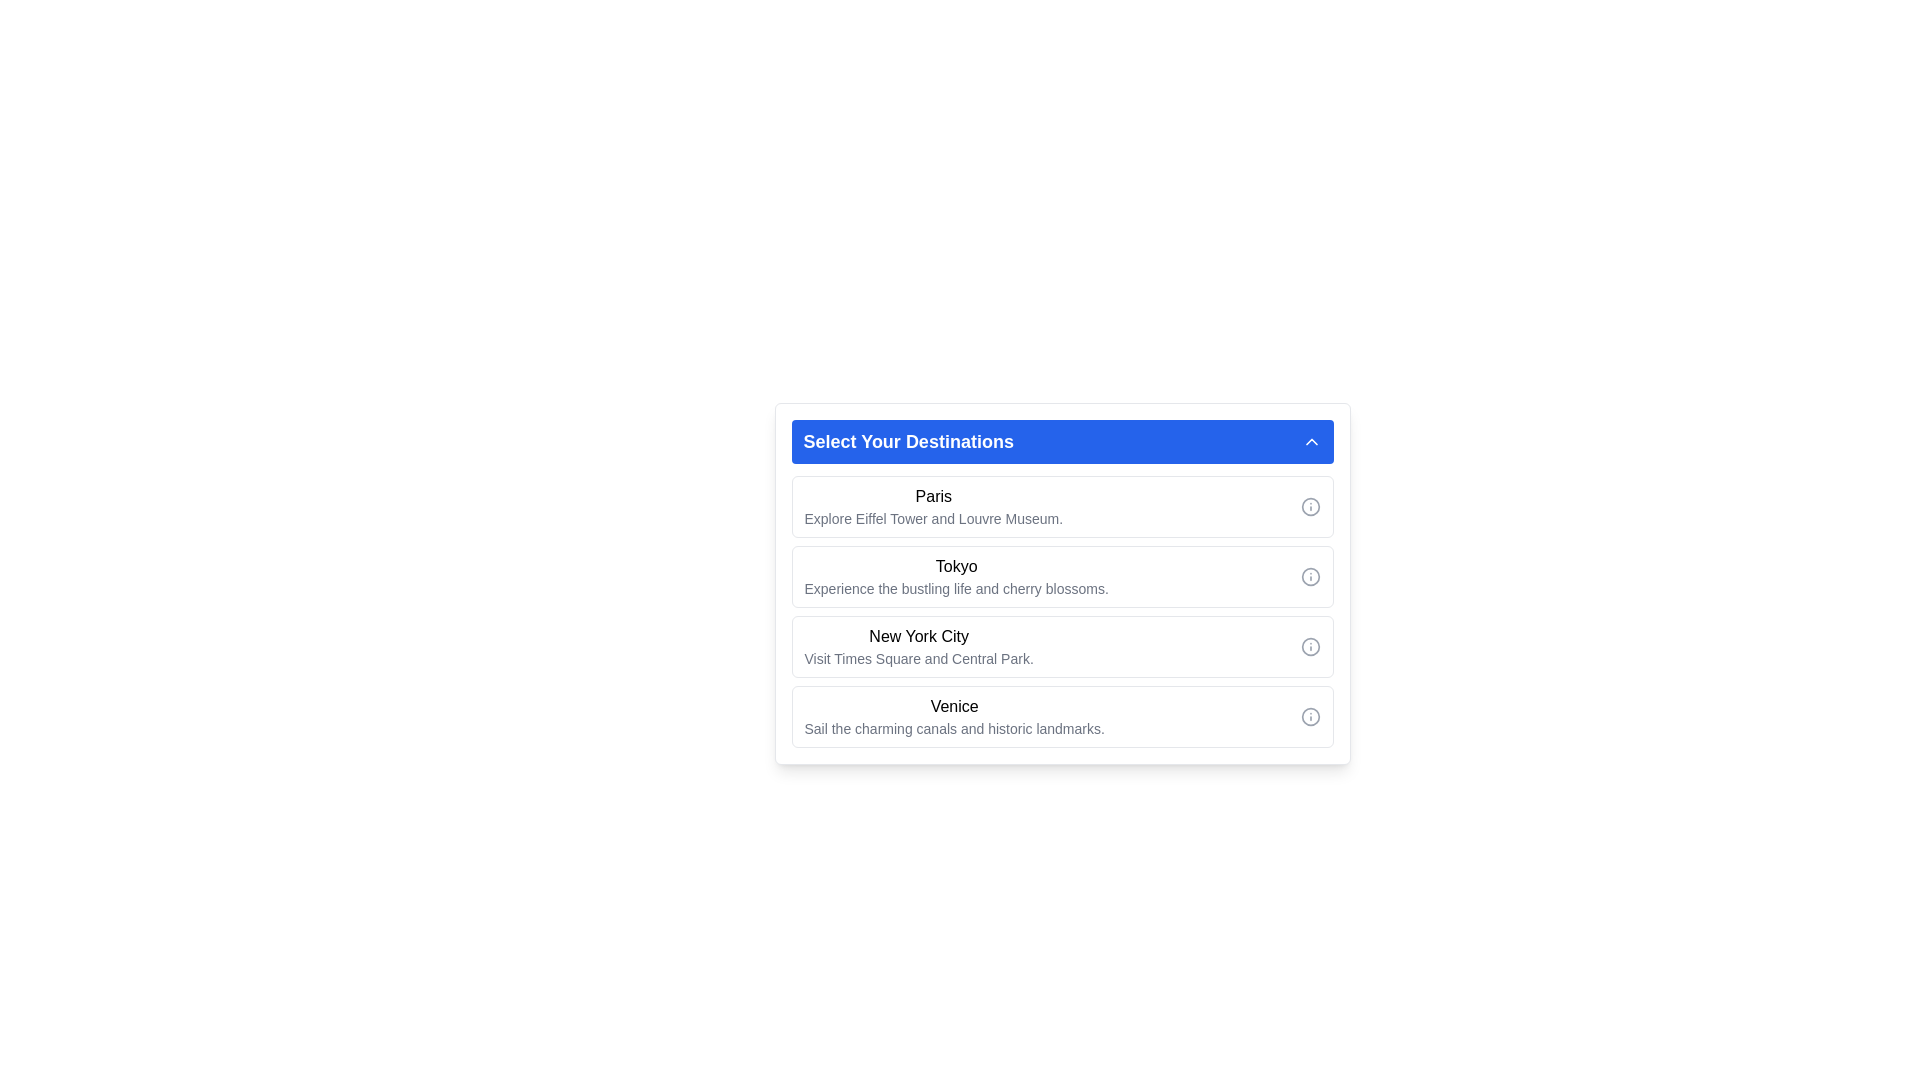 This screenshot has height=1080, width=1920. I want to click on the circular 'info' icon with a vertical dash and dot above it, located to the right of the text 'Explore Eiffel Tower and Louvre Museum.', so click(1310, 505).